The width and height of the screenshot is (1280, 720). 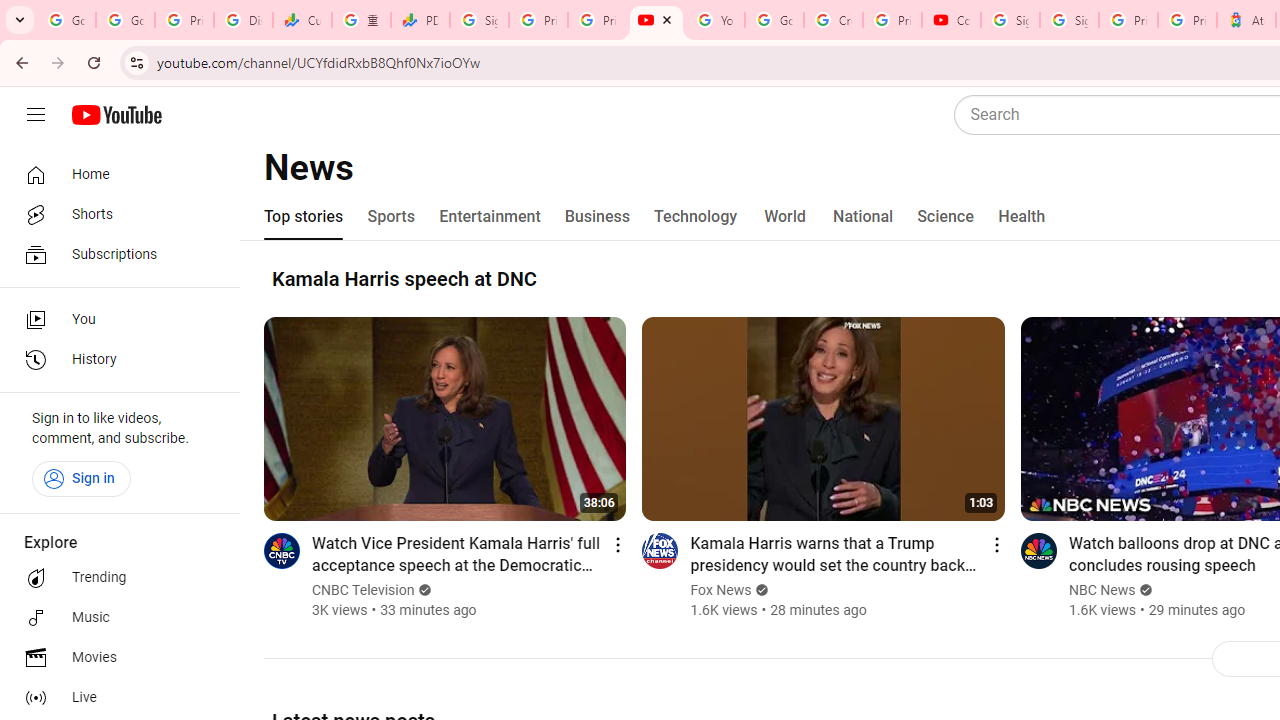 I want to click on 'YouTube Home', so click(x=115, y=115).